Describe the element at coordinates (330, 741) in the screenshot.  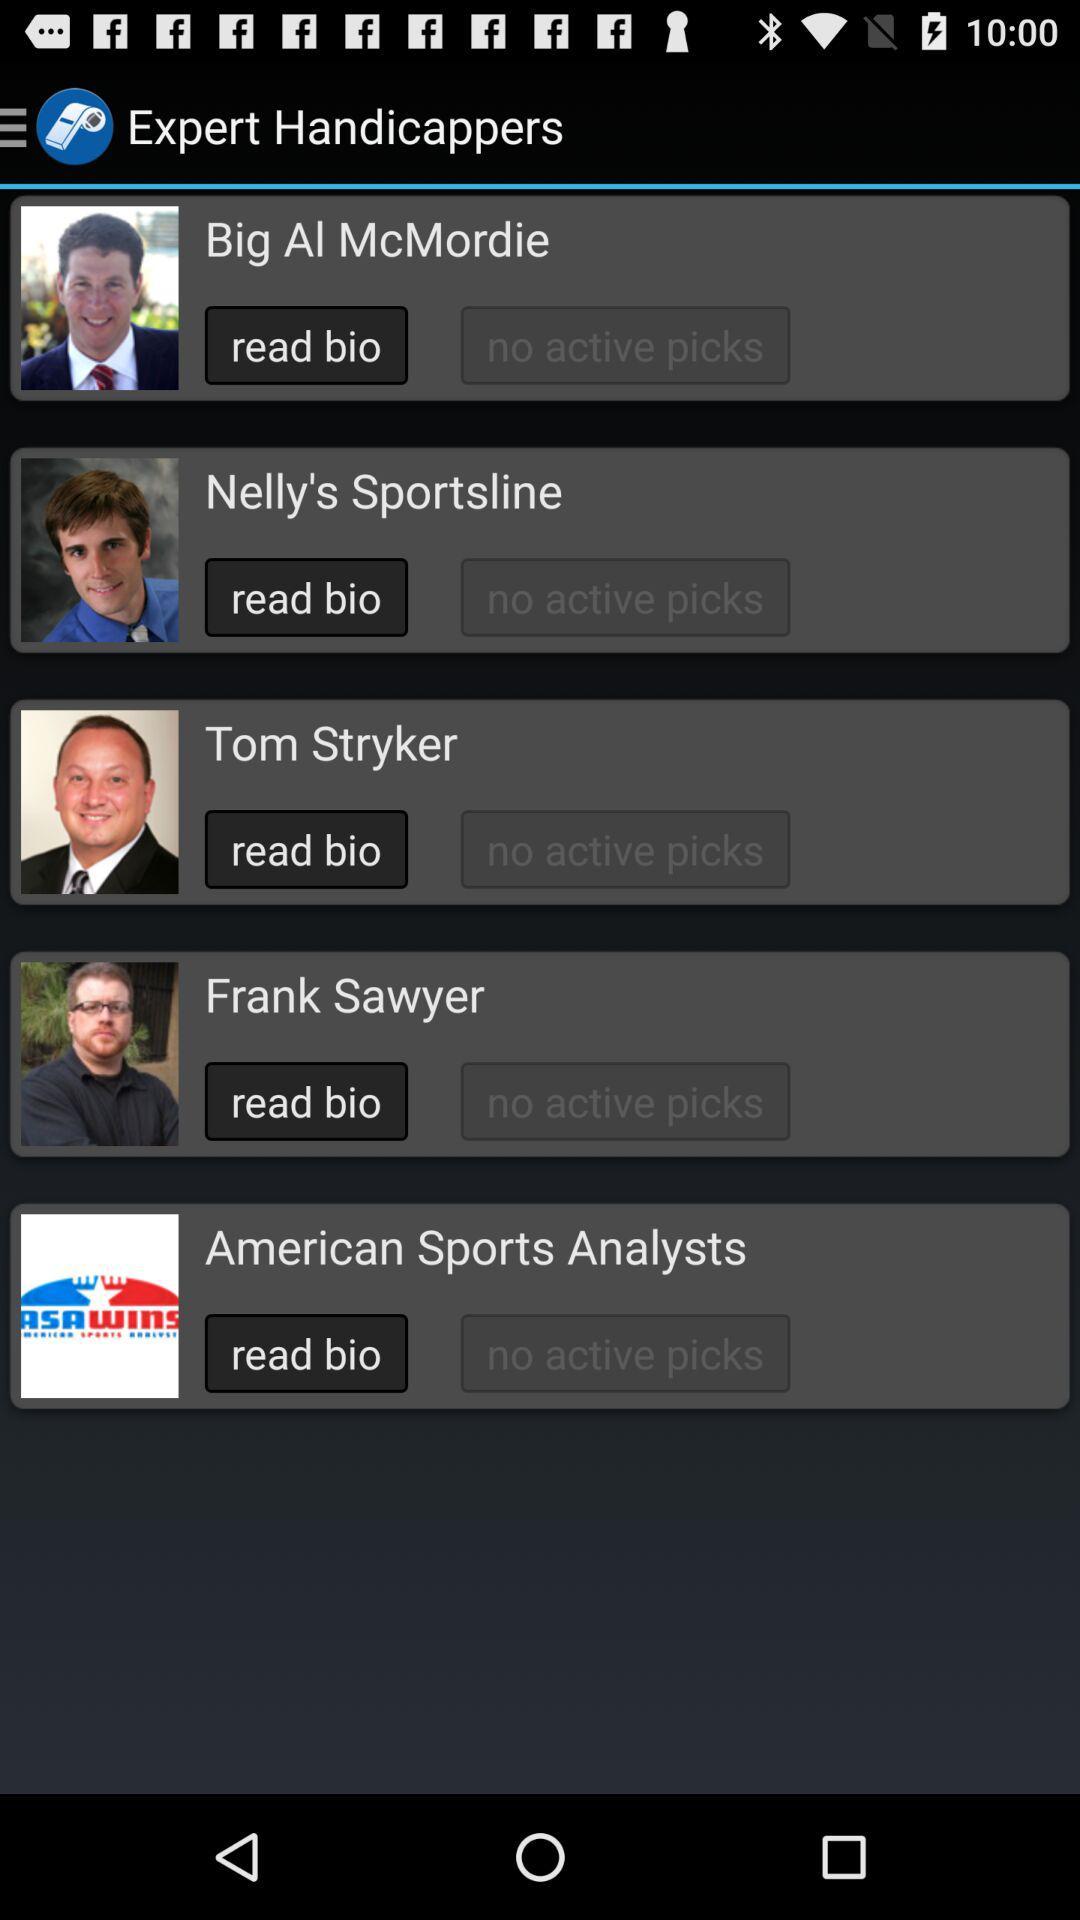
I see `tom stryker icon` at that location.